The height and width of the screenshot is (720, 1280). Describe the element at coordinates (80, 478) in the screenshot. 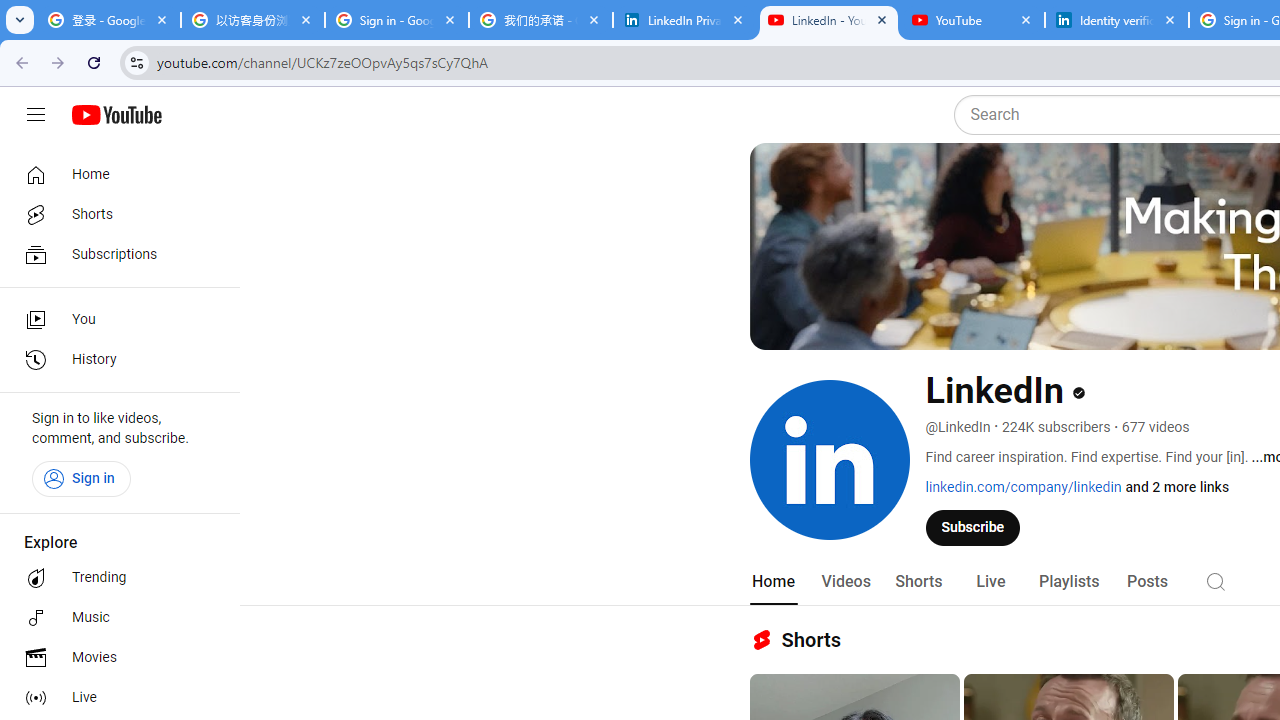

I see `'Sign in'` at that location.